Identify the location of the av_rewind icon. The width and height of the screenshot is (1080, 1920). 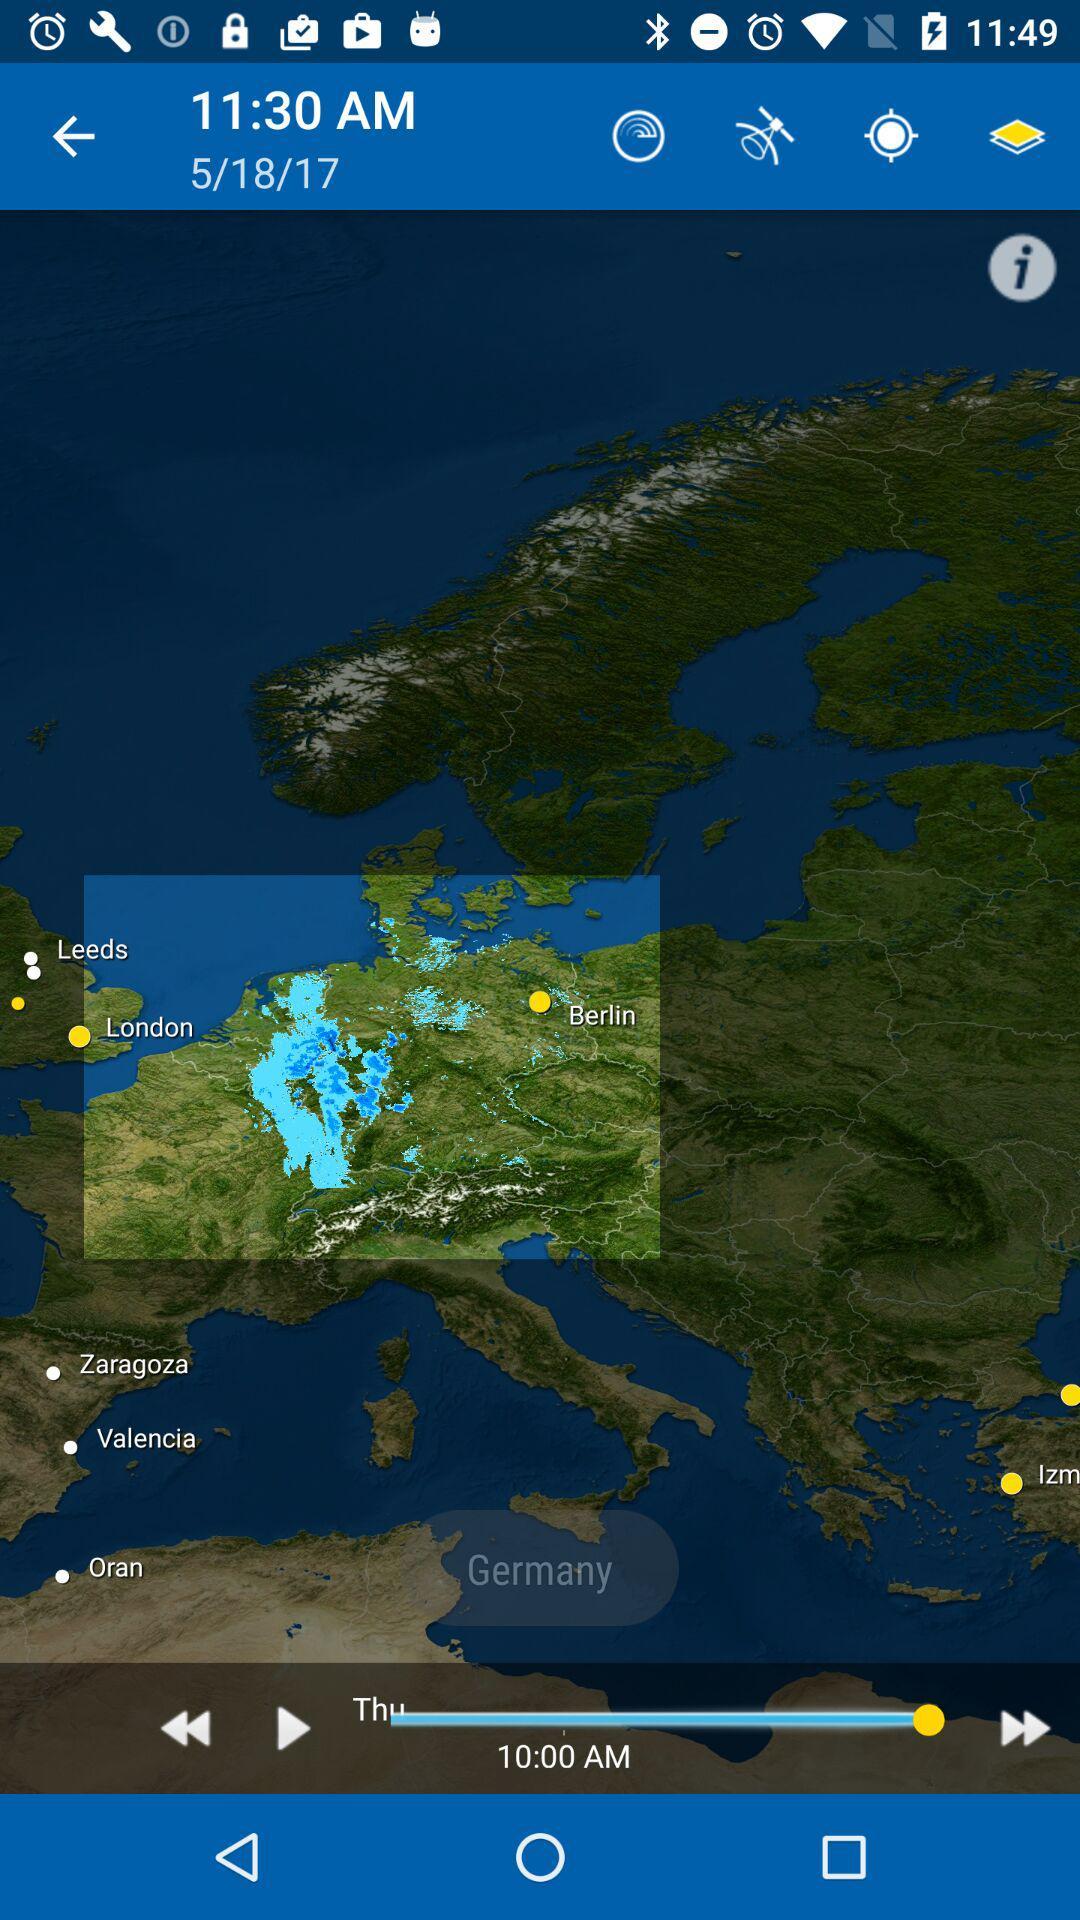
(185, 1727).